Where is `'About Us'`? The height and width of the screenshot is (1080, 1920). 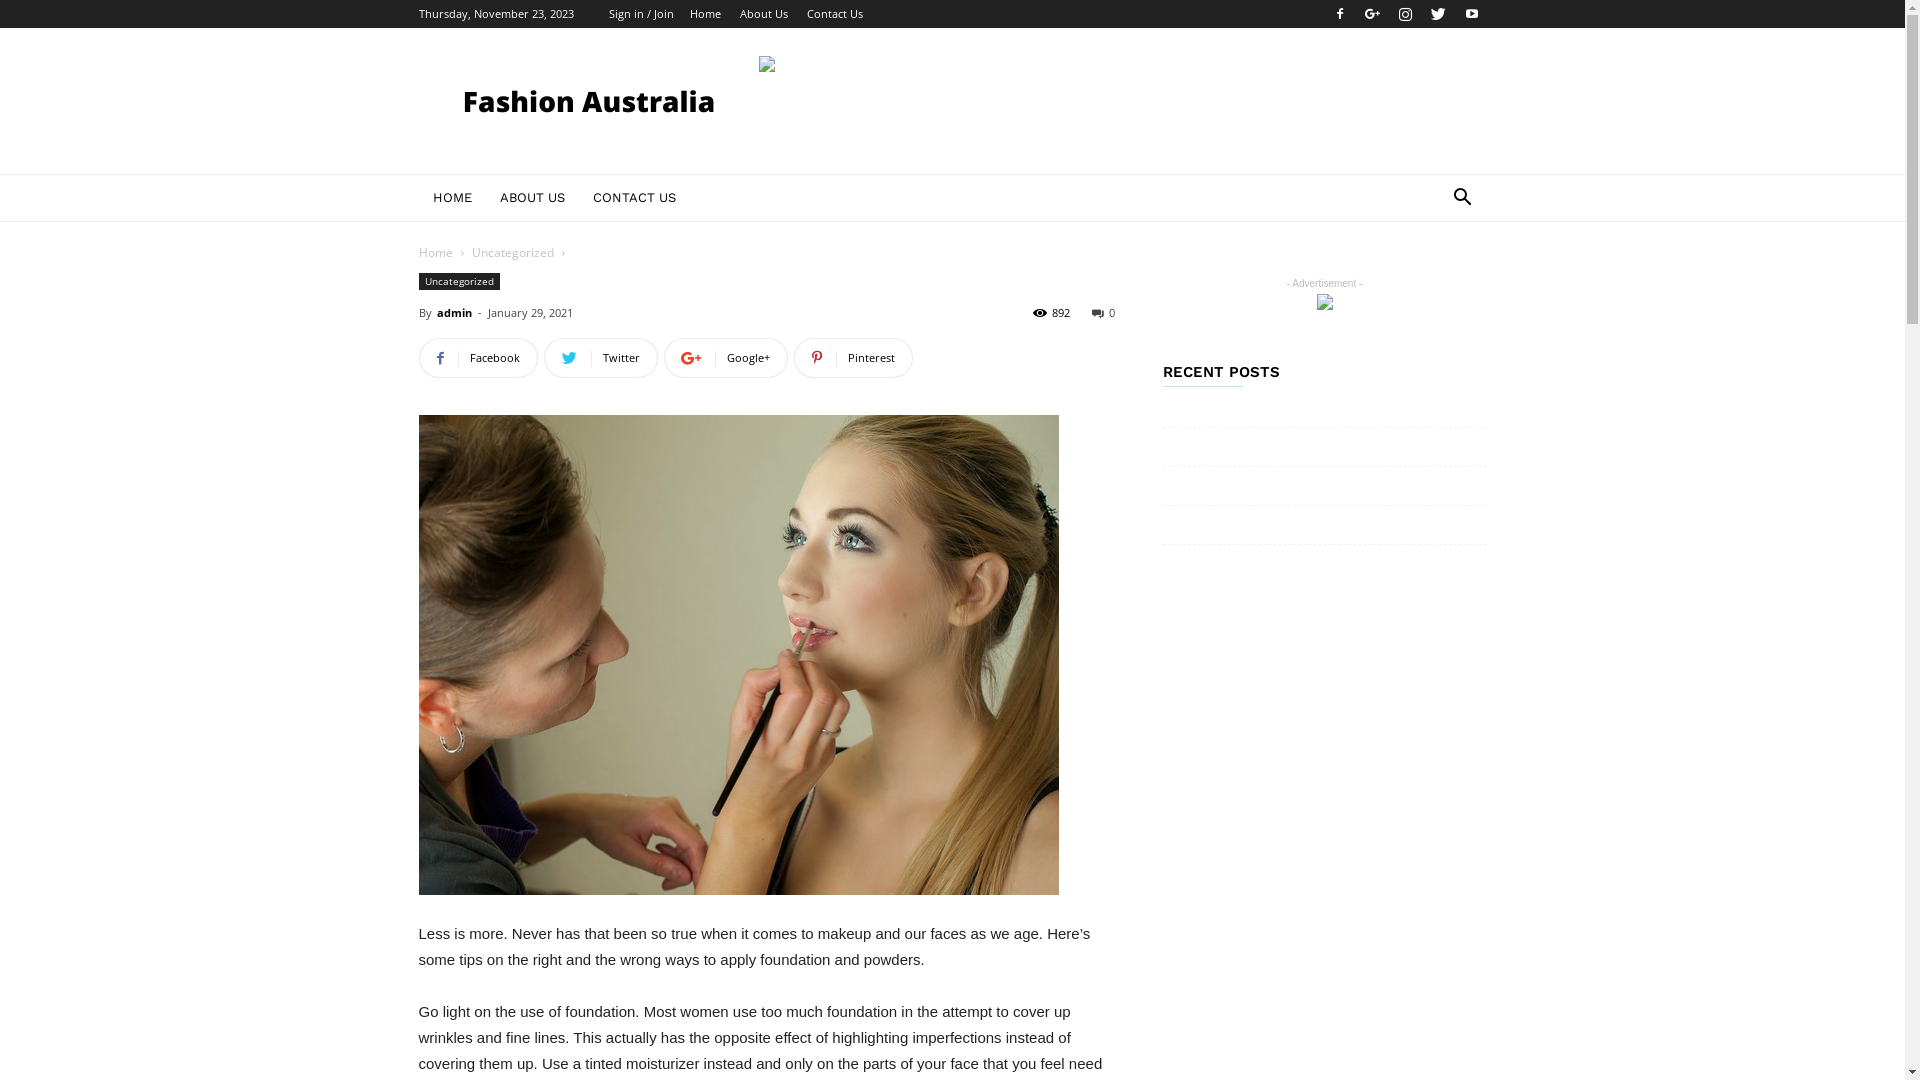 'About Us' is located at coordinates (762, 13).